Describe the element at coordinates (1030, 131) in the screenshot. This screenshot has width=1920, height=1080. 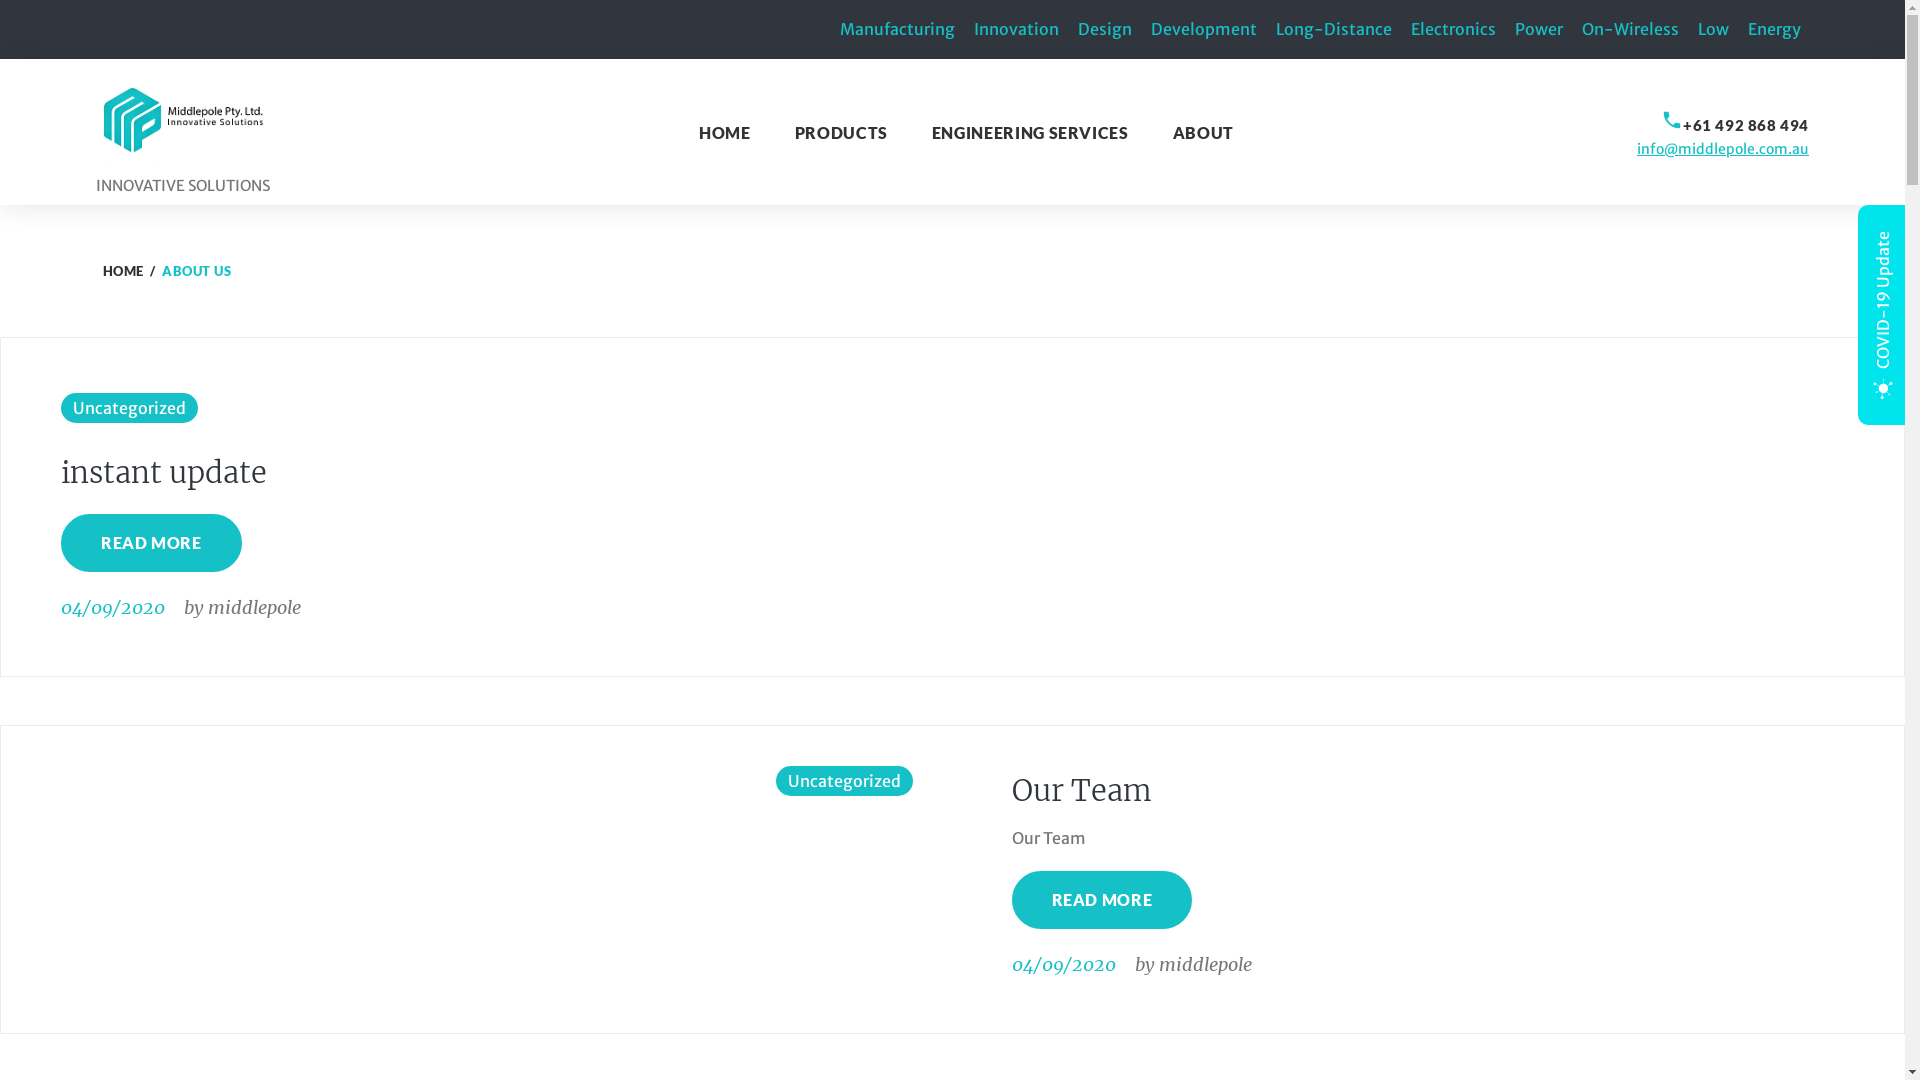
I see `'ENGINEERING SERVICES'` at that location.